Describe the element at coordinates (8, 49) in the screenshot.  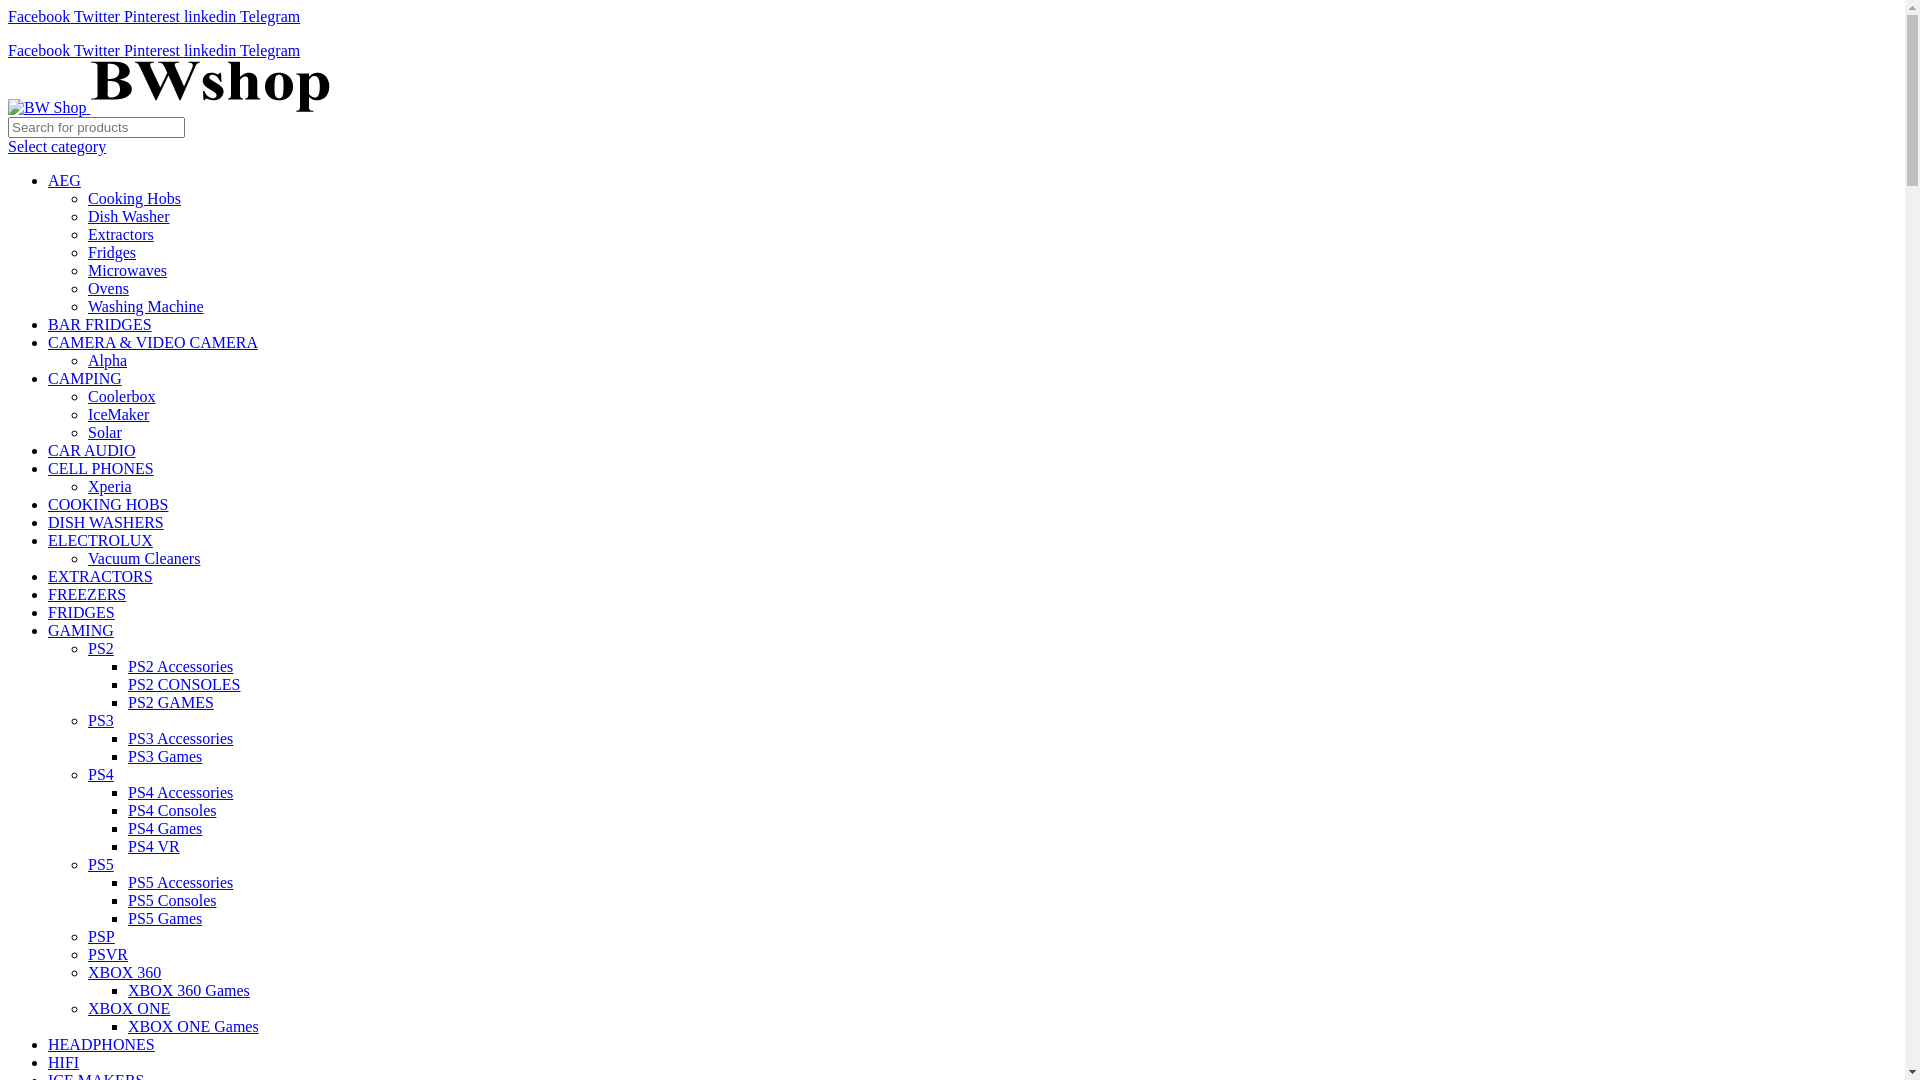
I see `'Facebook'` at that location.